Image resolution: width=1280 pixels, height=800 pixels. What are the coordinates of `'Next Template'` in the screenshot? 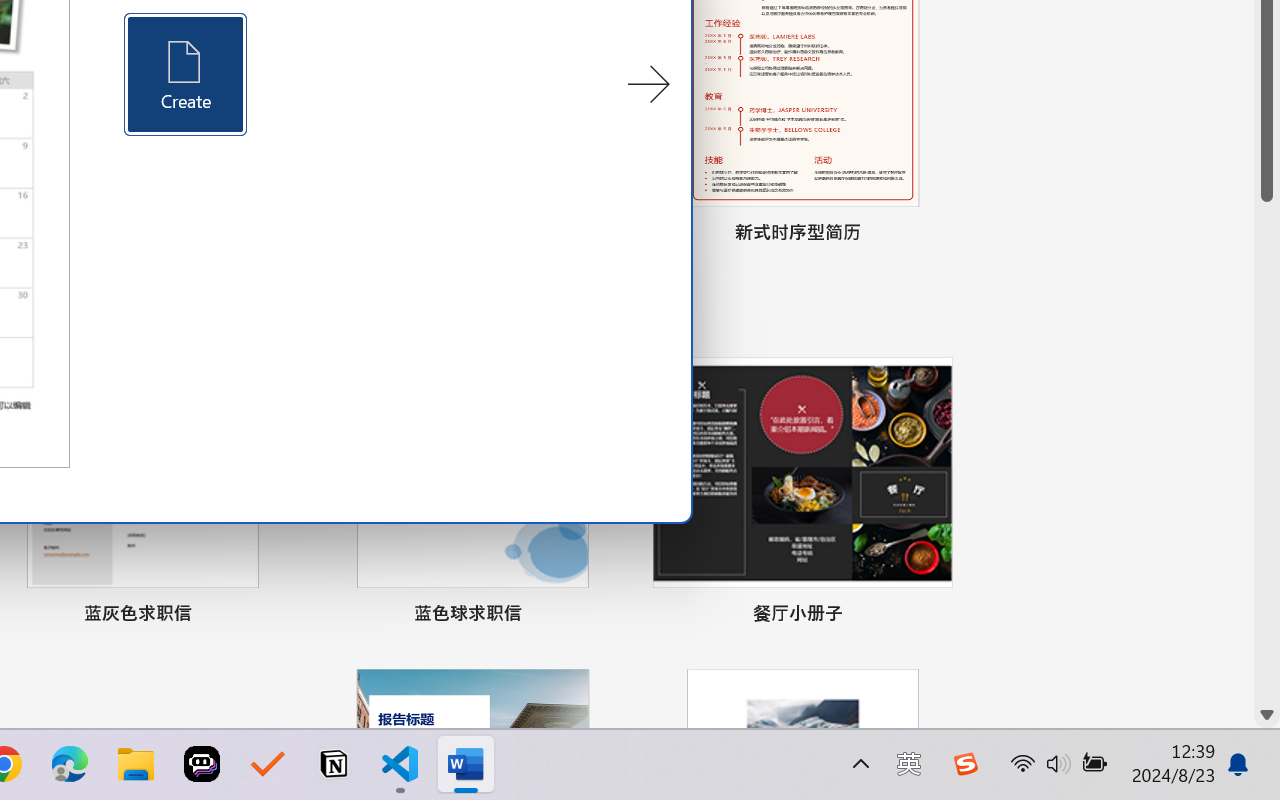 It's located at (648, 85).